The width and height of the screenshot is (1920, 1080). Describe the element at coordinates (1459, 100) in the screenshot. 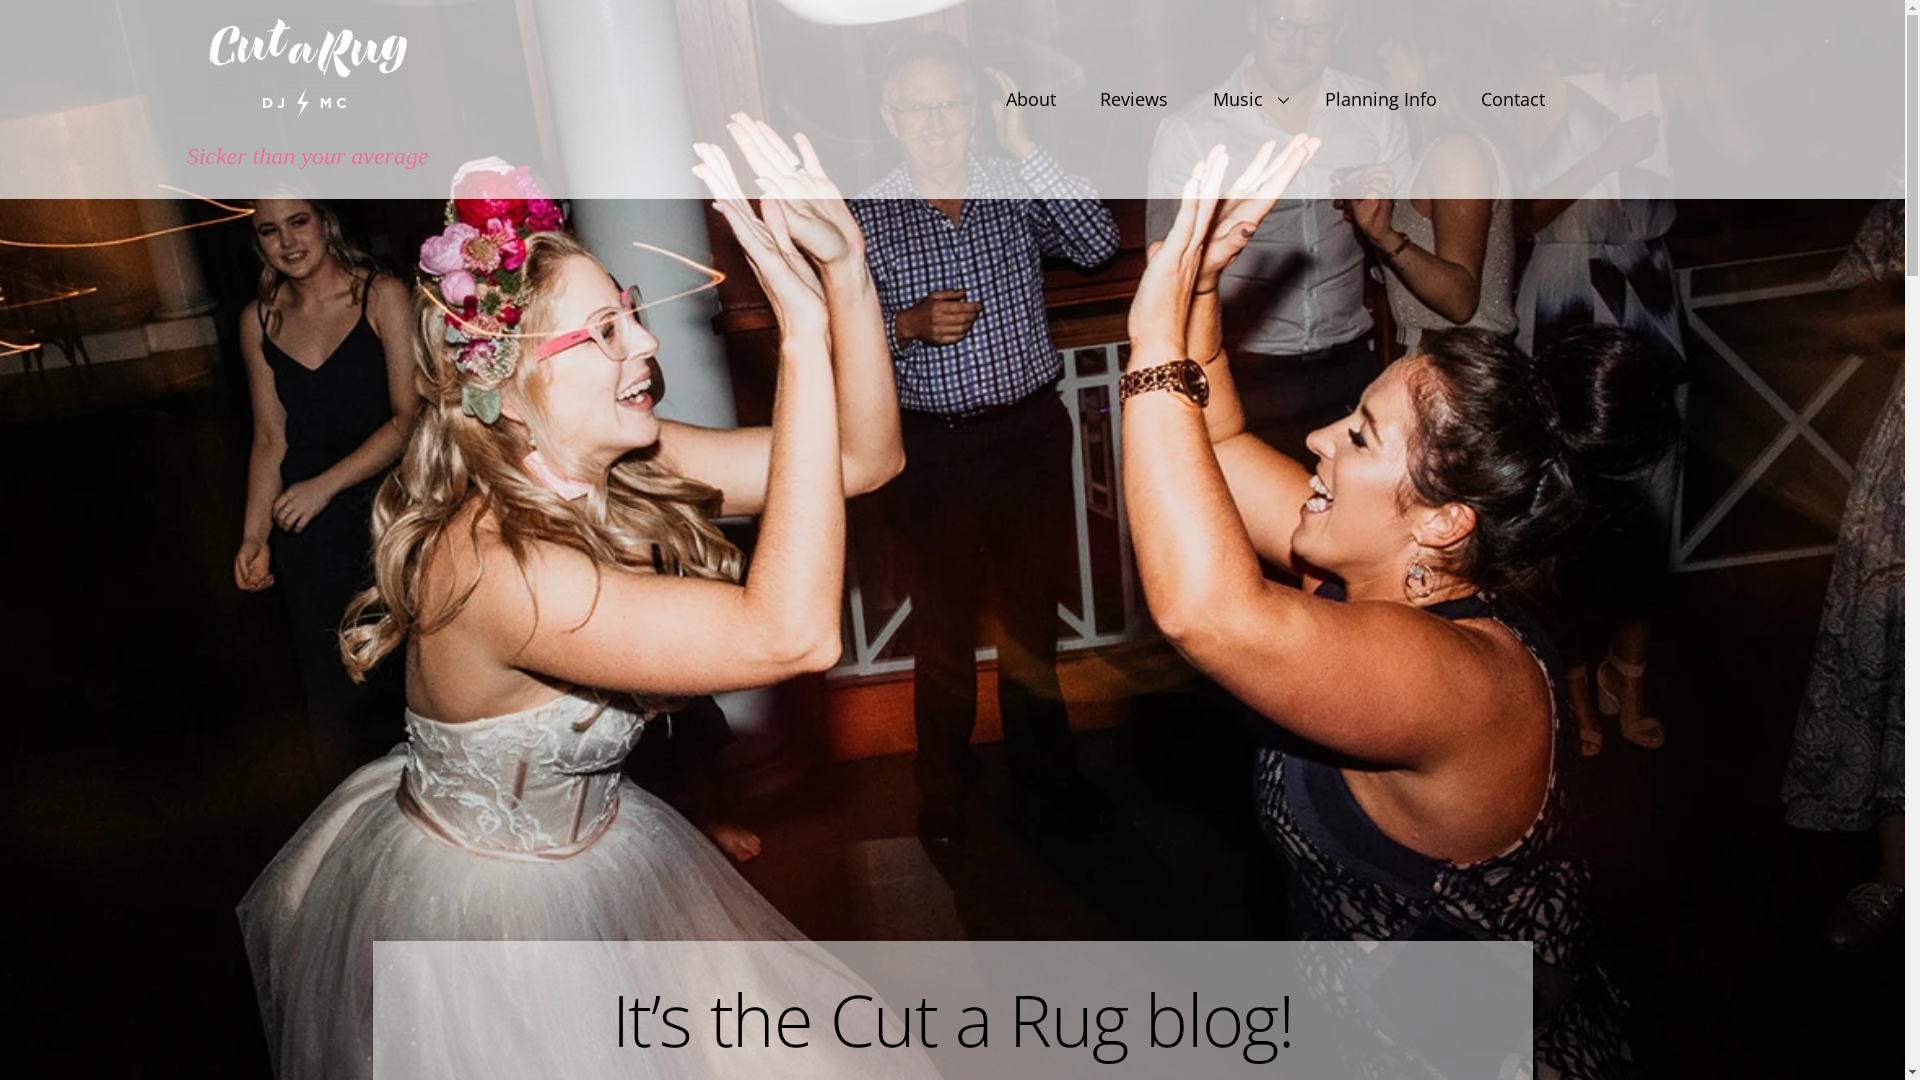

I see `'Contact'` at that location.